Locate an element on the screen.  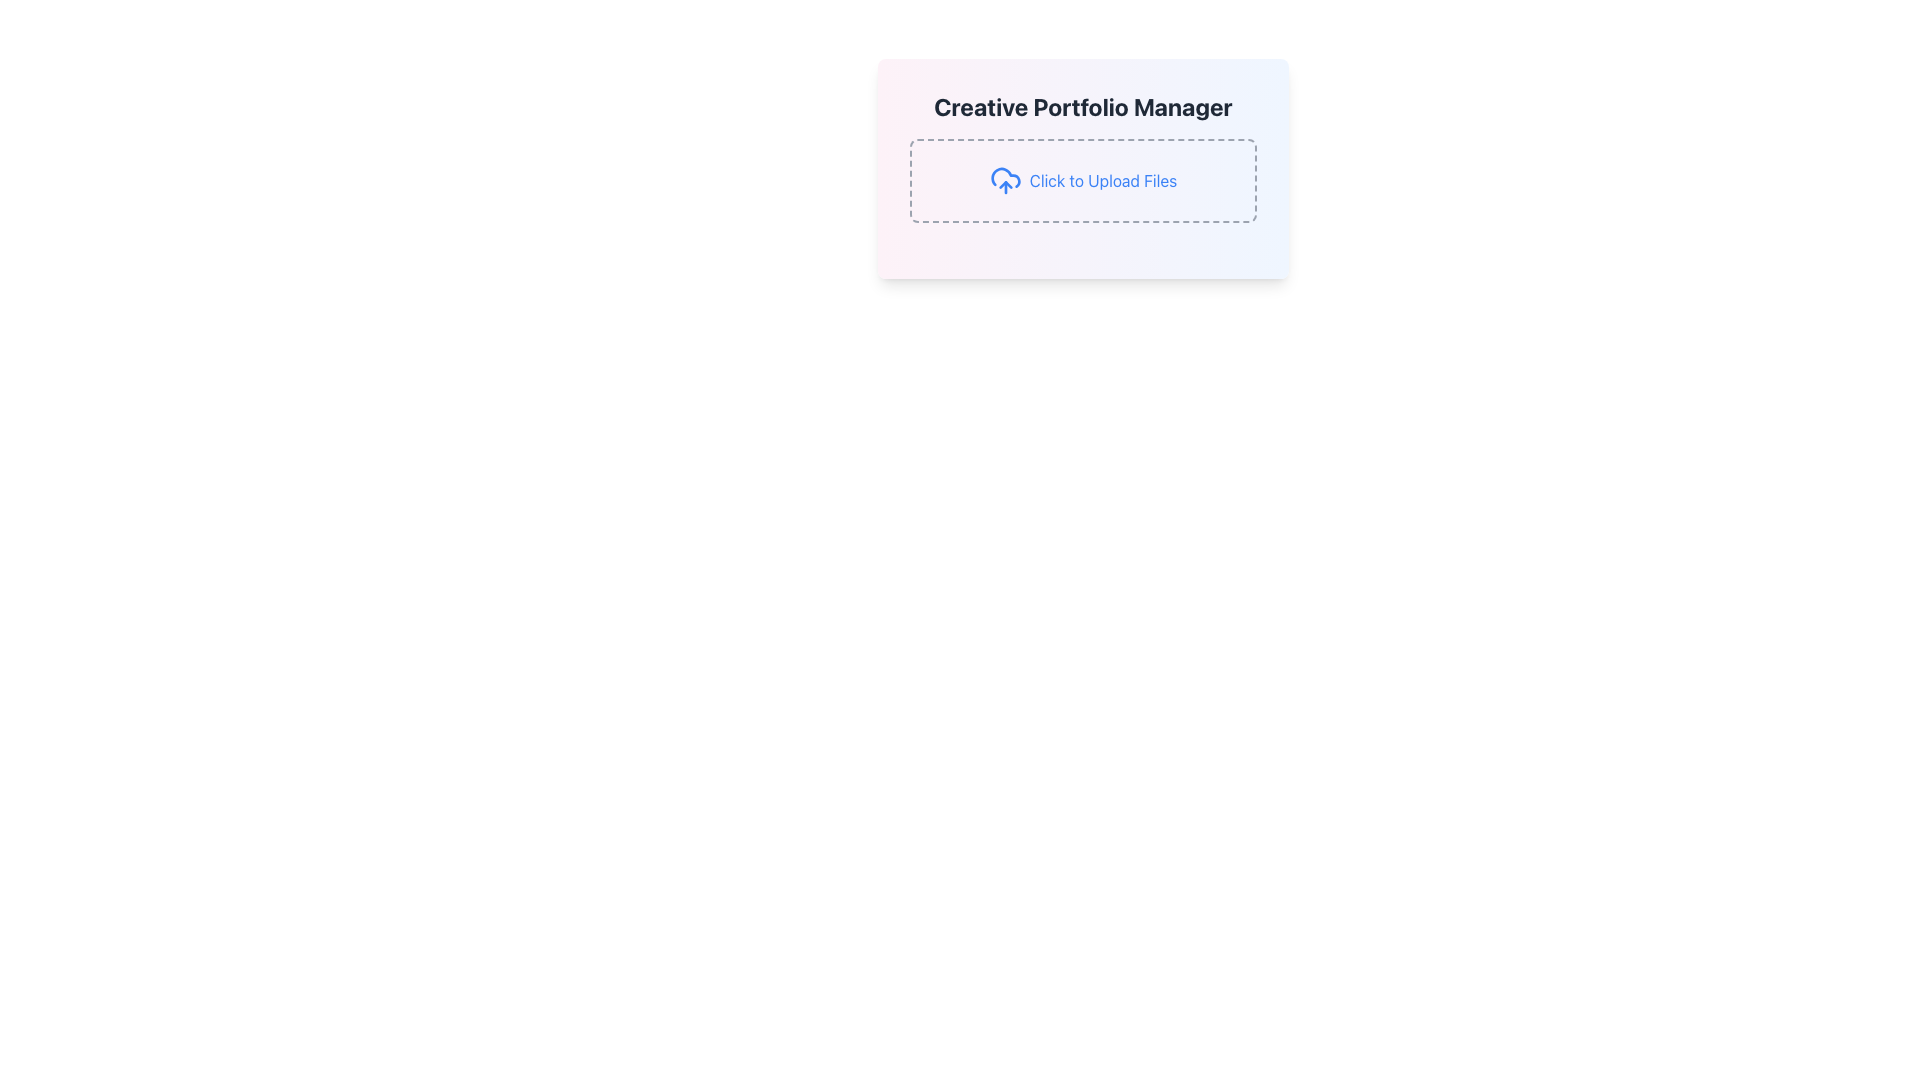
the Interactive file upload box, which has a dashed gray border and the text 'Click to Upload Files' in blue is located at coordinates (1082, 181).